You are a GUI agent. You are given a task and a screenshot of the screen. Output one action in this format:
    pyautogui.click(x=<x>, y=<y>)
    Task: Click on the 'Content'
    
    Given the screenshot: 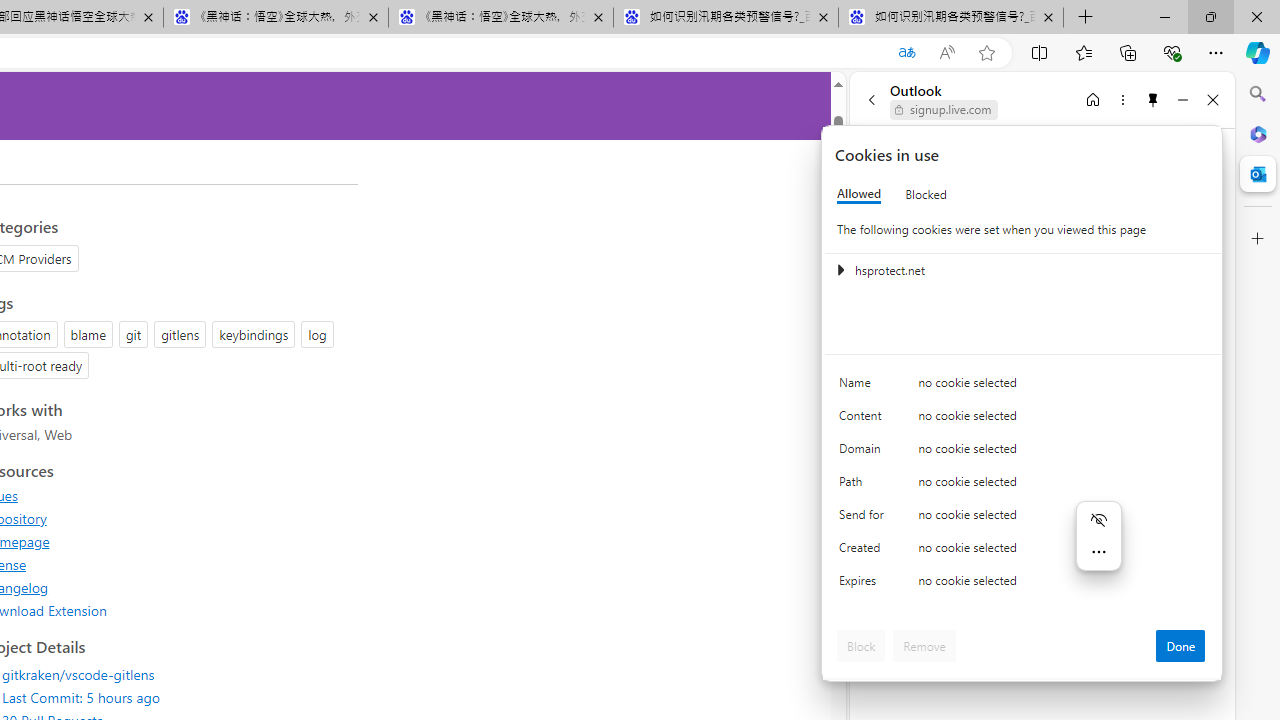 What is the action you would take?
    pyautogui.click(x=865, y=419)
    